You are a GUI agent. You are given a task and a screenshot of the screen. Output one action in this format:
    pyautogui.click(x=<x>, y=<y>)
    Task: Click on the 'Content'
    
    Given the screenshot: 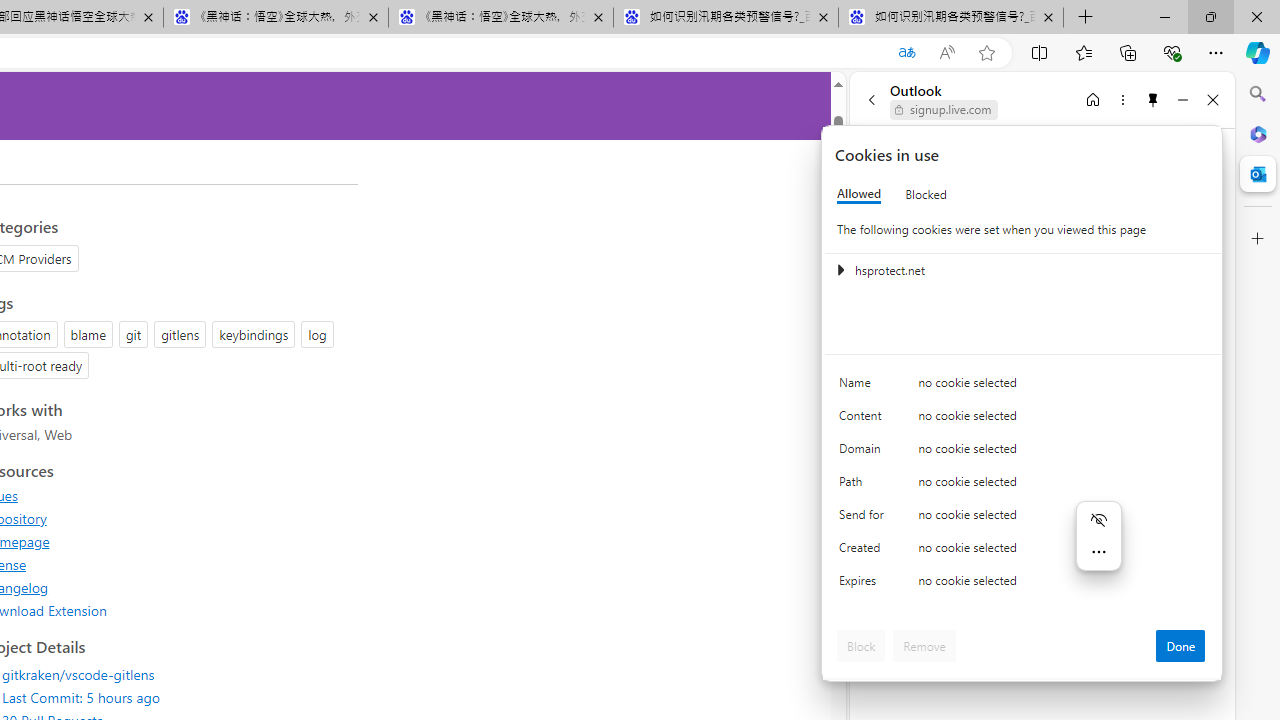 What is the action you would take?
    pyautogui.click(x=865, y=419)
    